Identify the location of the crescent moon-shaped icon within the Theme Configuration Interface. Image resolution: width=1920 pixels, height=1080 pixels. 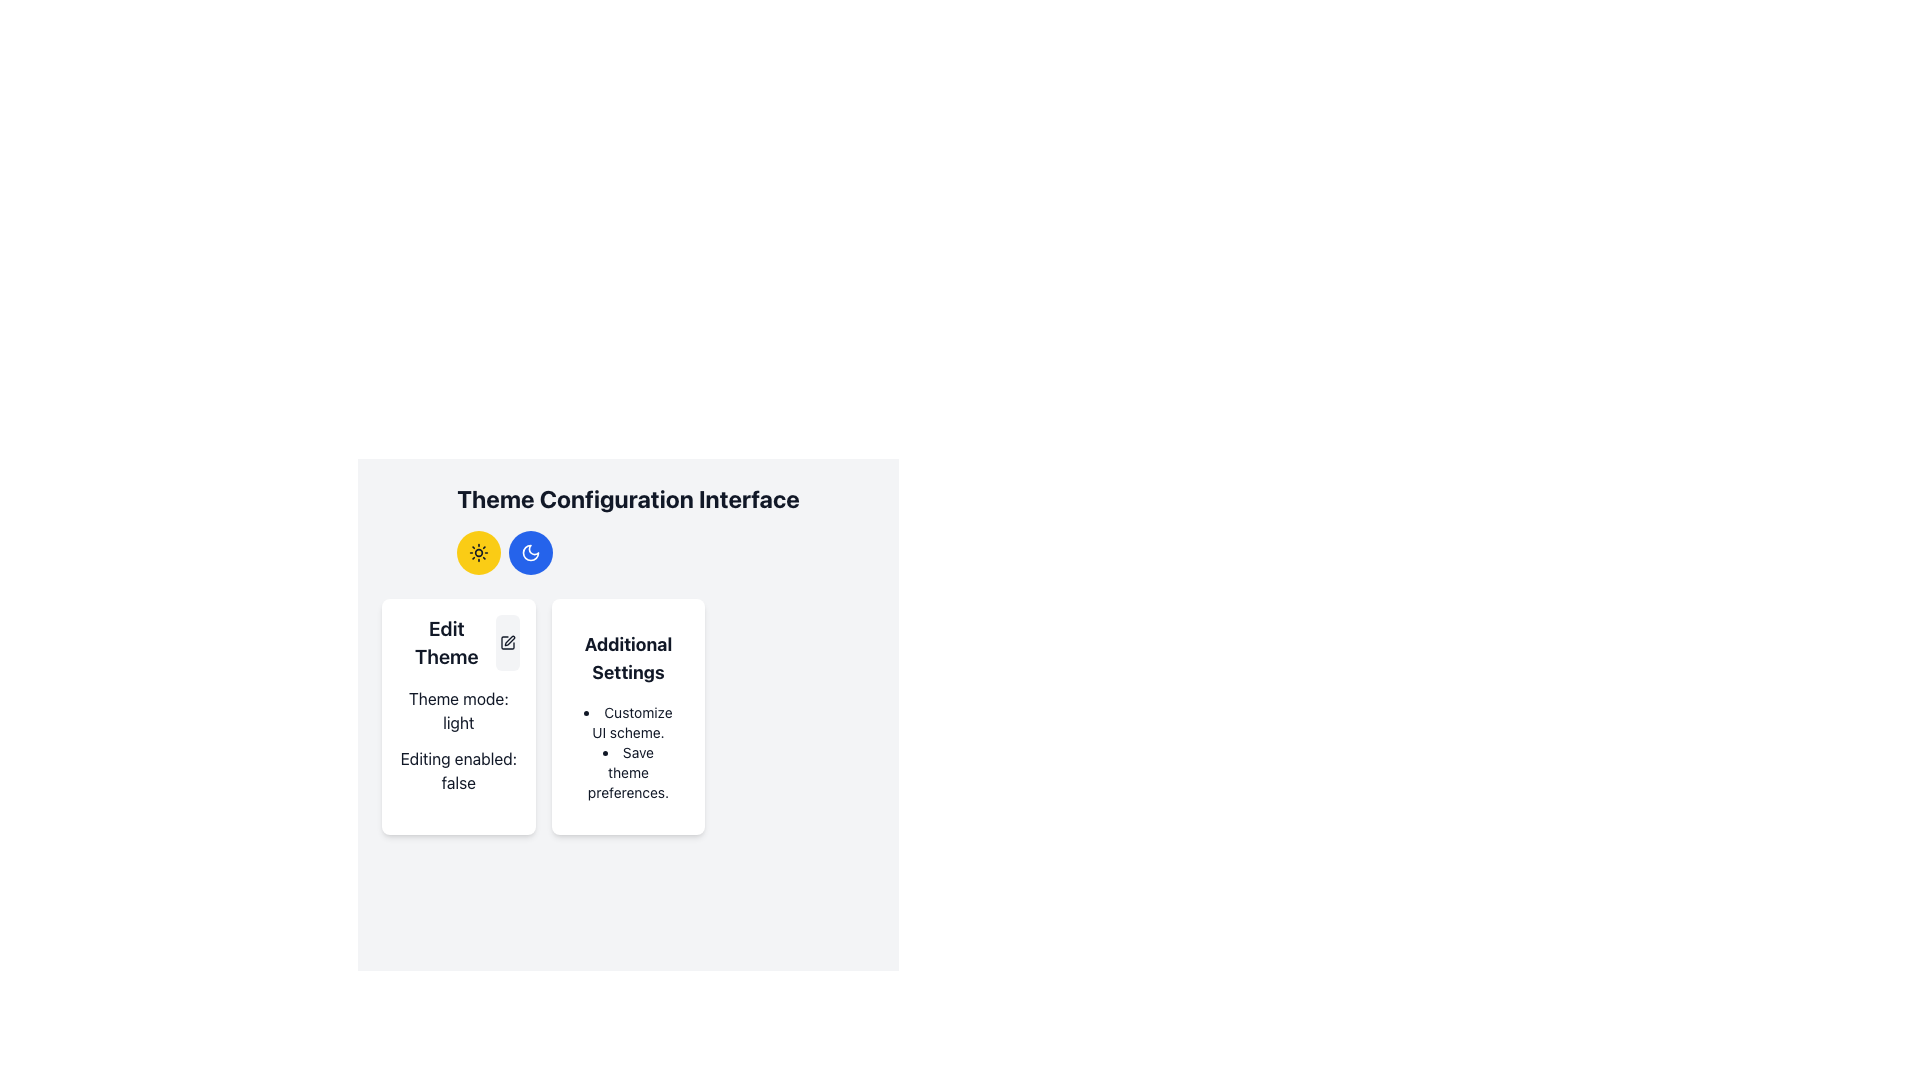
(531, 552).